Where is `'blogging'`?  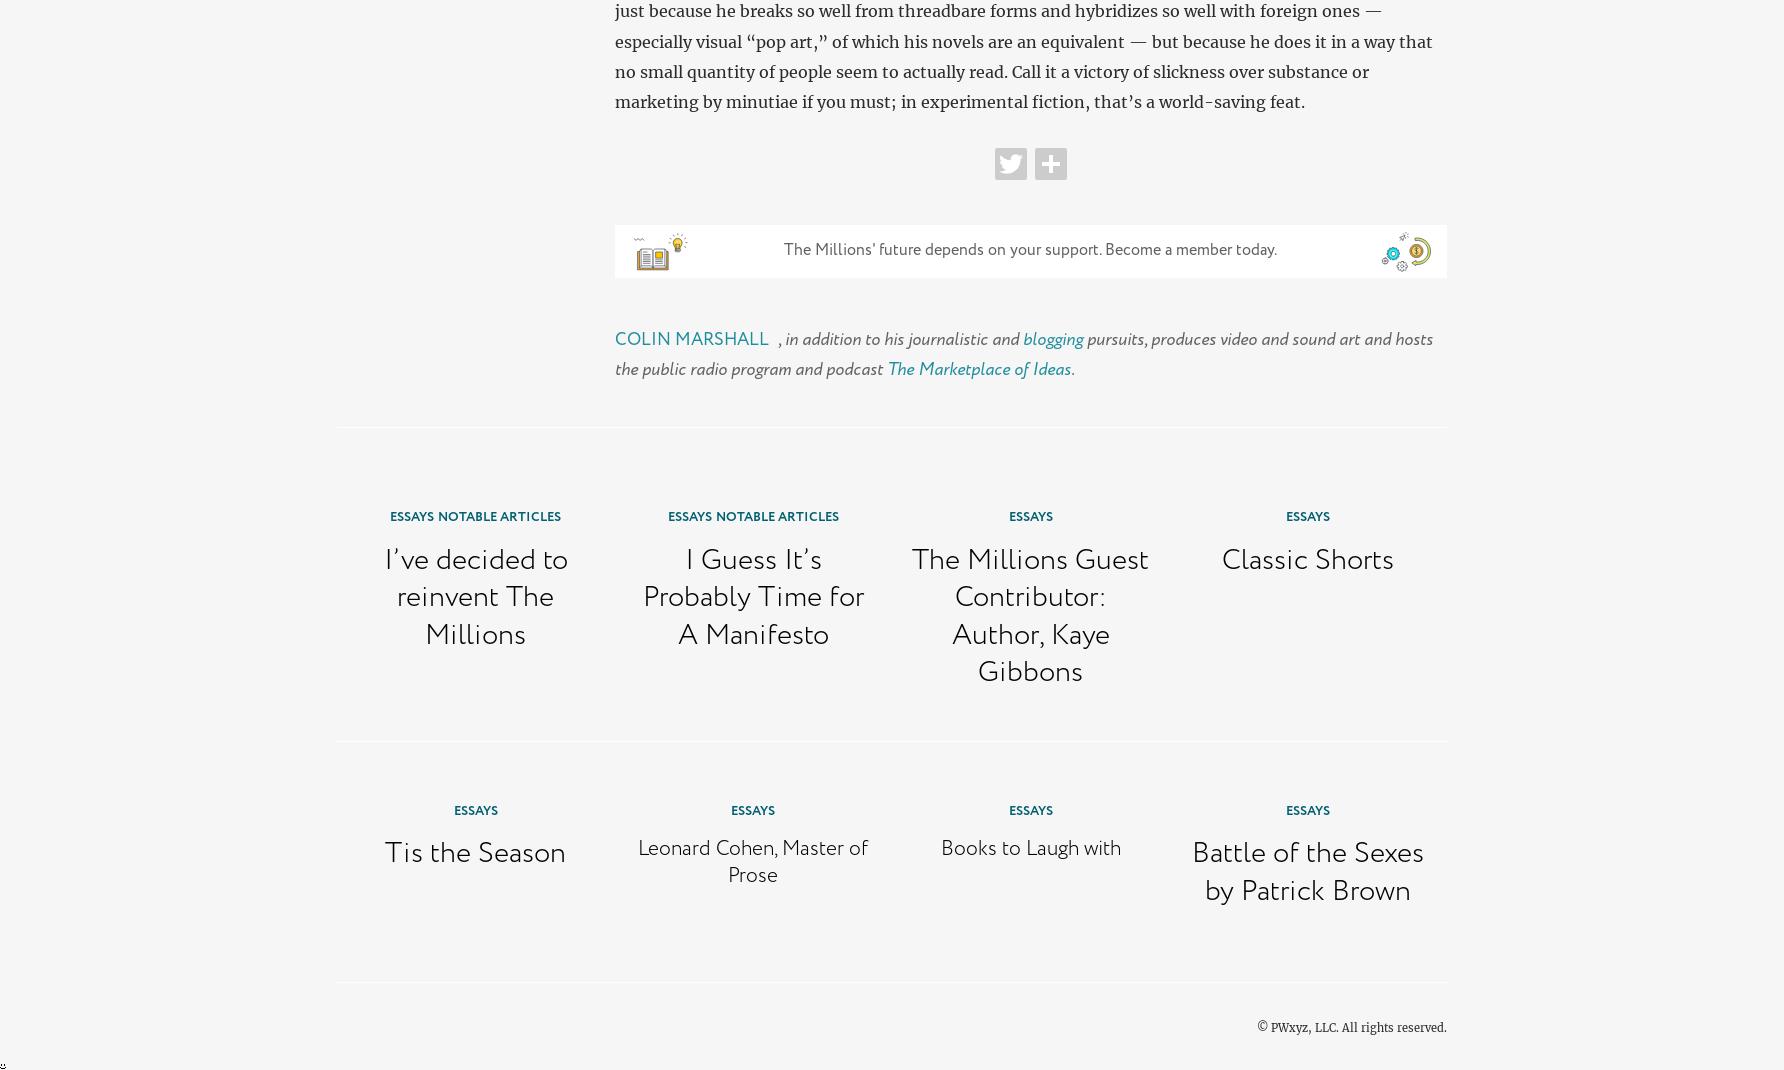 'blogging' is located at coordinates (1051, 338).